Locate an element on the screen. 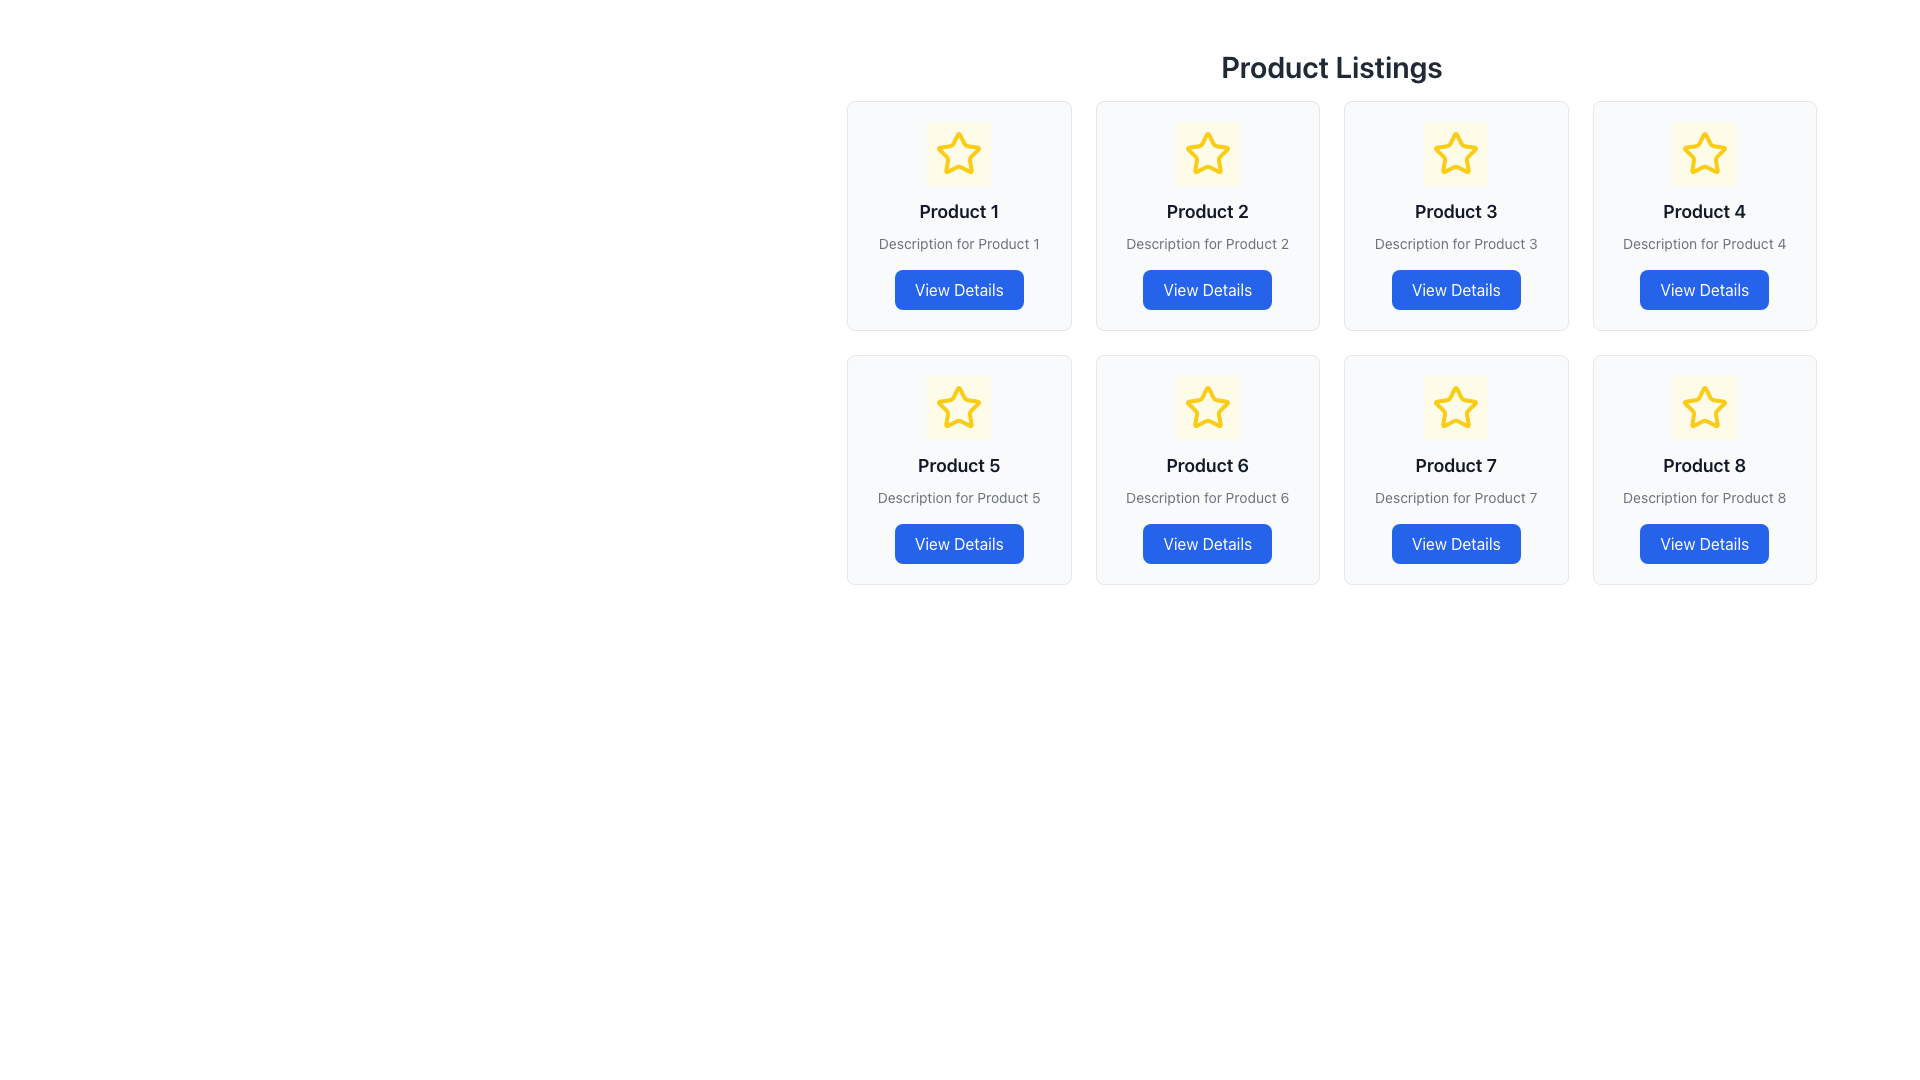  the gray text line that reads 'Description for Product 2', which is located below the title 'Product 2' and above the 'View Details' button in the product card grid is located at coordinates (1206, 242).